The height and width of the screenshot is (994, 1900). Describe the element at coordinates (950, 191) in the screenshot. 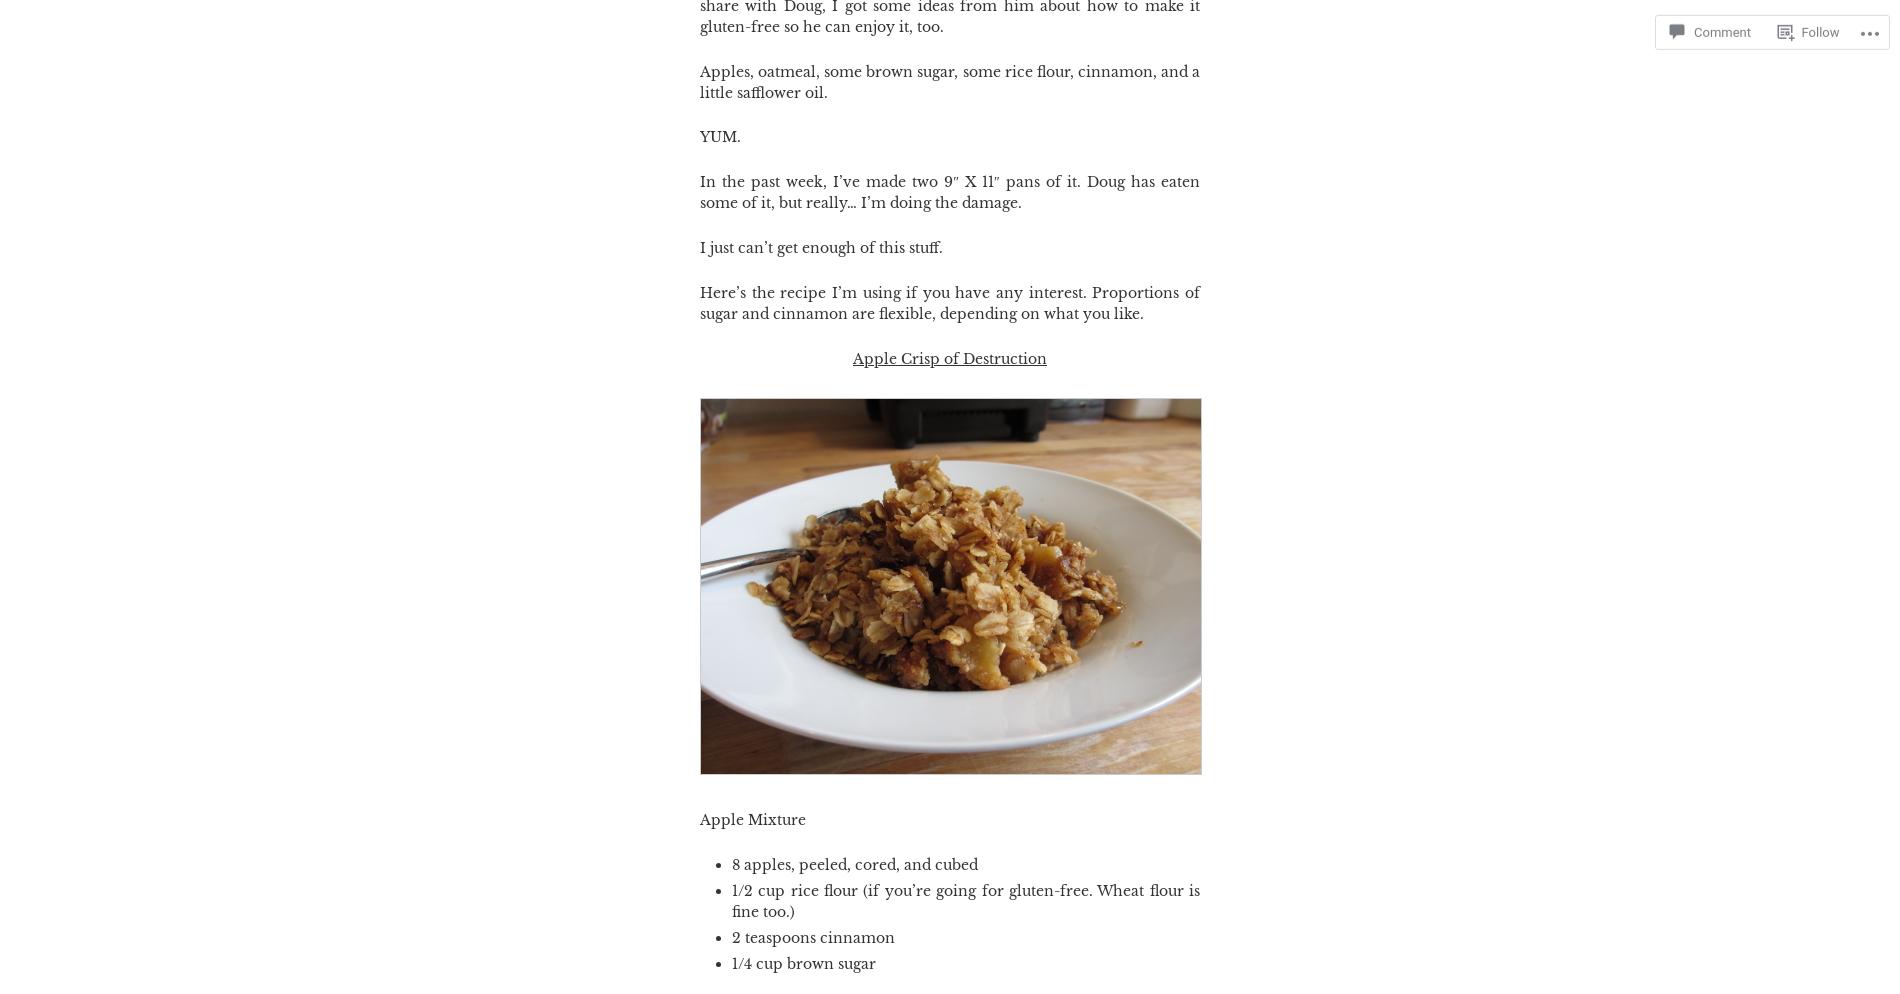

I see `'In the past week, I’ve made two 9″ X 11″ pans of it. Doug has eaten some of it, but really… I’m doing the damage.'` at that location.